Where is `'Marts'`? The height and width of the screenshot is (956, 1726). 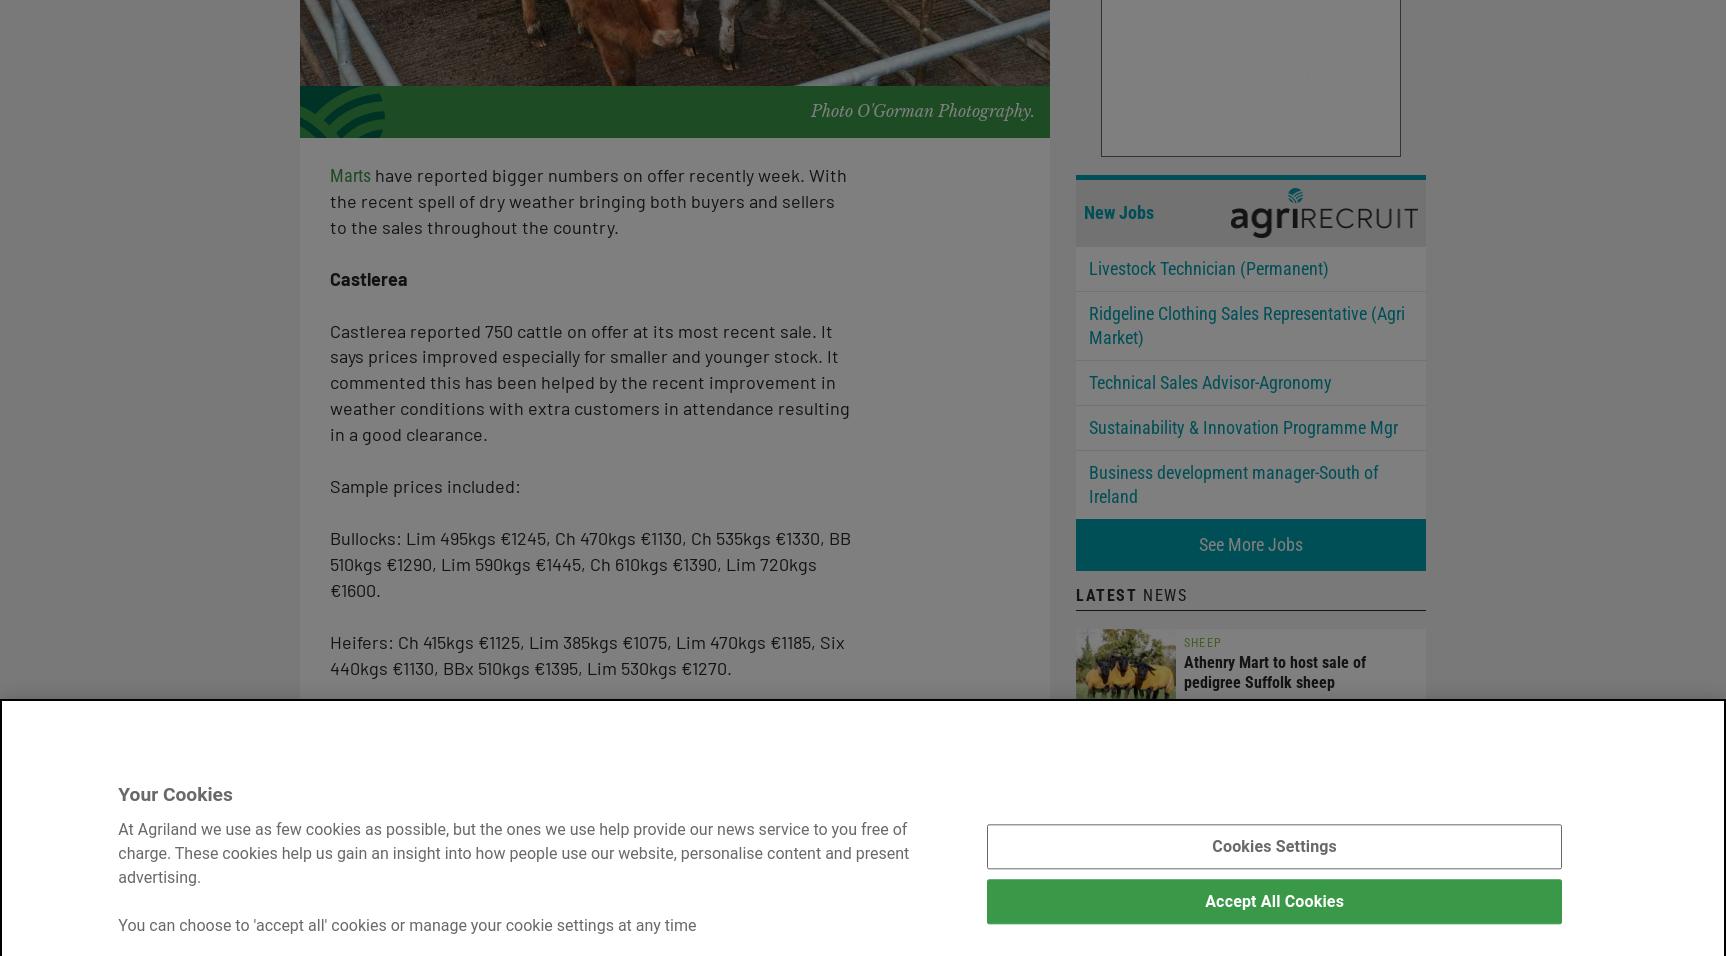
'Marts' is located at coordinates (352, 174).